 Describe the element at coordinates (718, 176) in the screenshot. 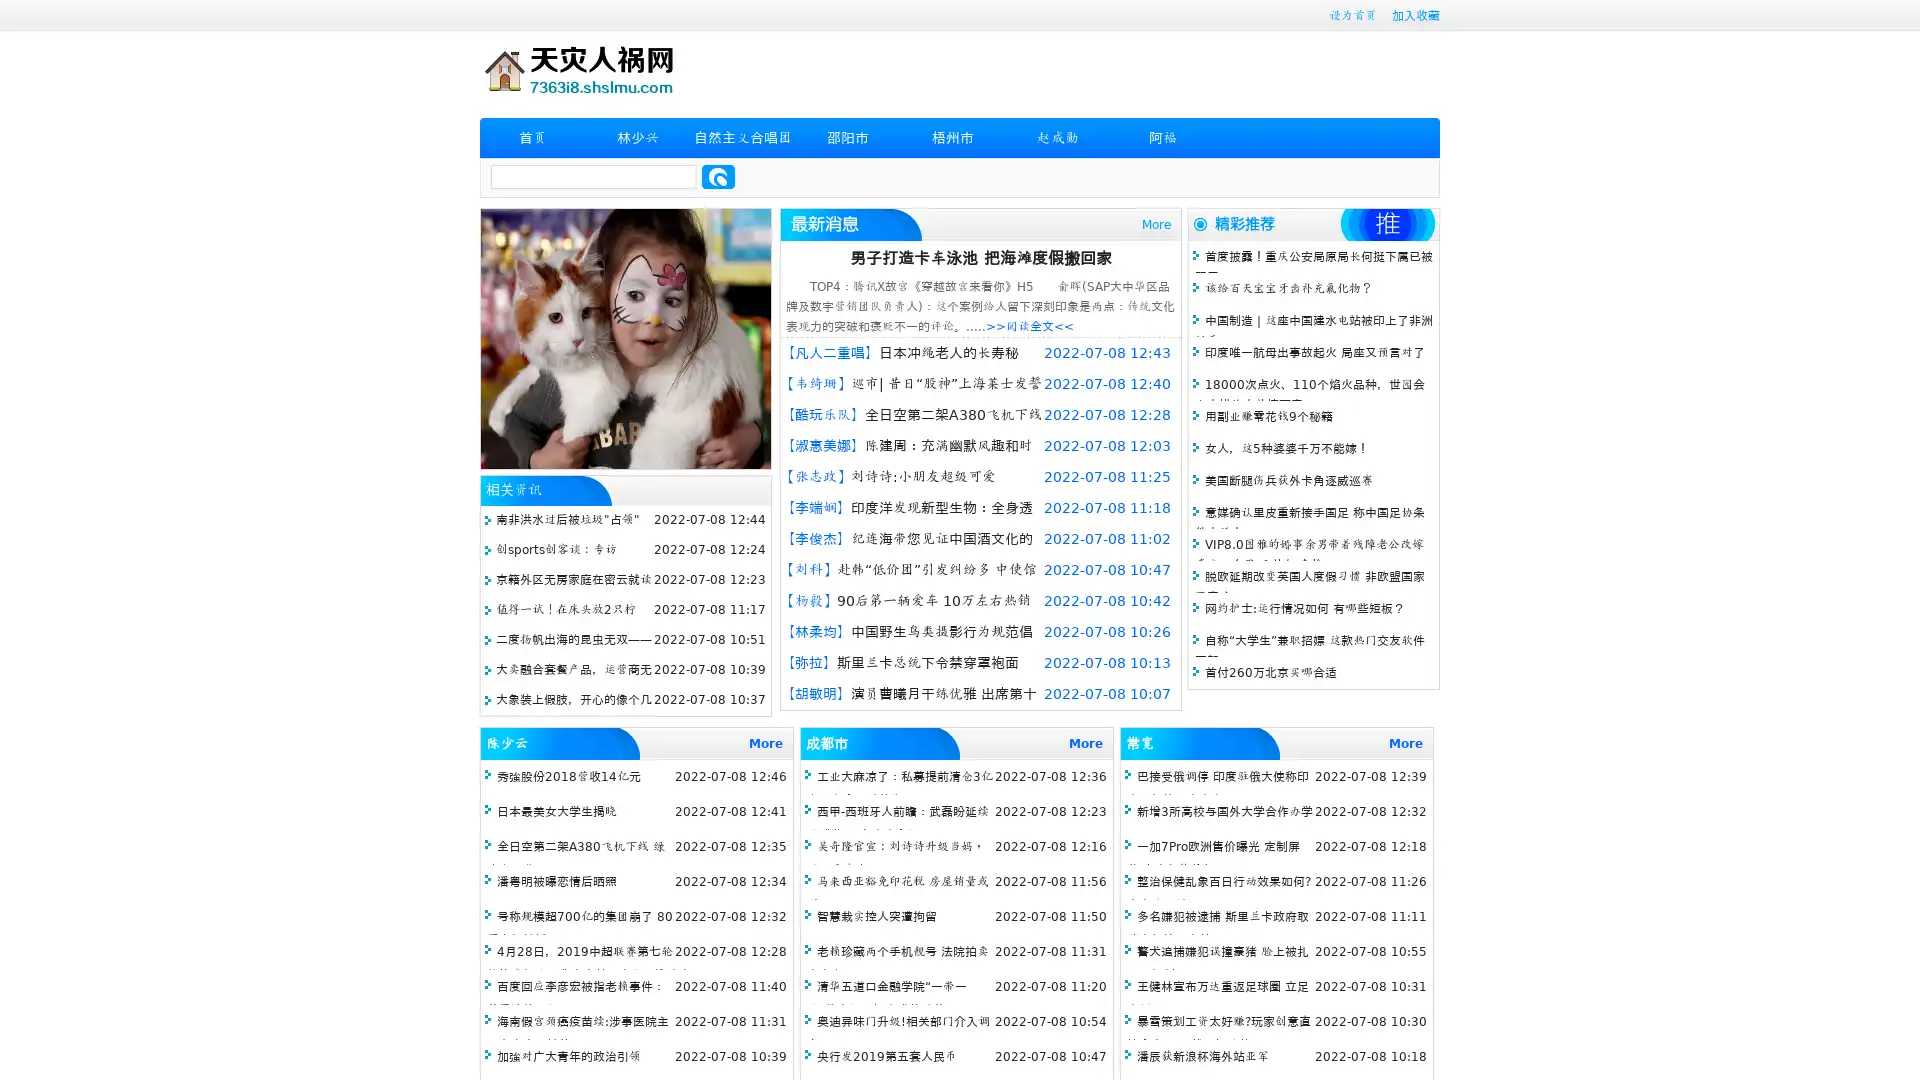

I see `Search` at that location.